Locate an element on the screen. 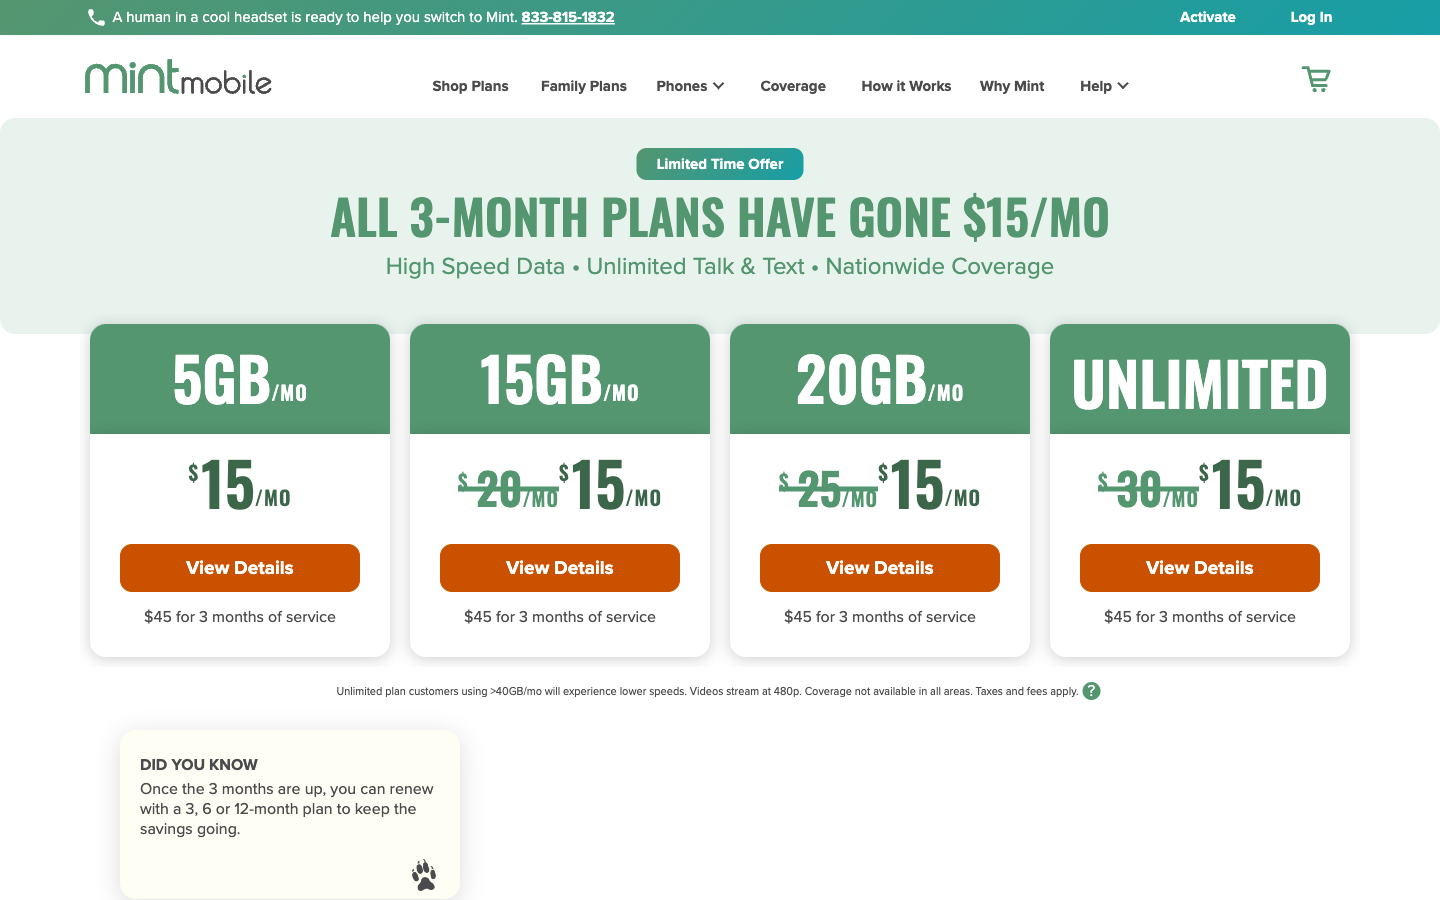  the Page for Phones is located at coordinates (675, 88).